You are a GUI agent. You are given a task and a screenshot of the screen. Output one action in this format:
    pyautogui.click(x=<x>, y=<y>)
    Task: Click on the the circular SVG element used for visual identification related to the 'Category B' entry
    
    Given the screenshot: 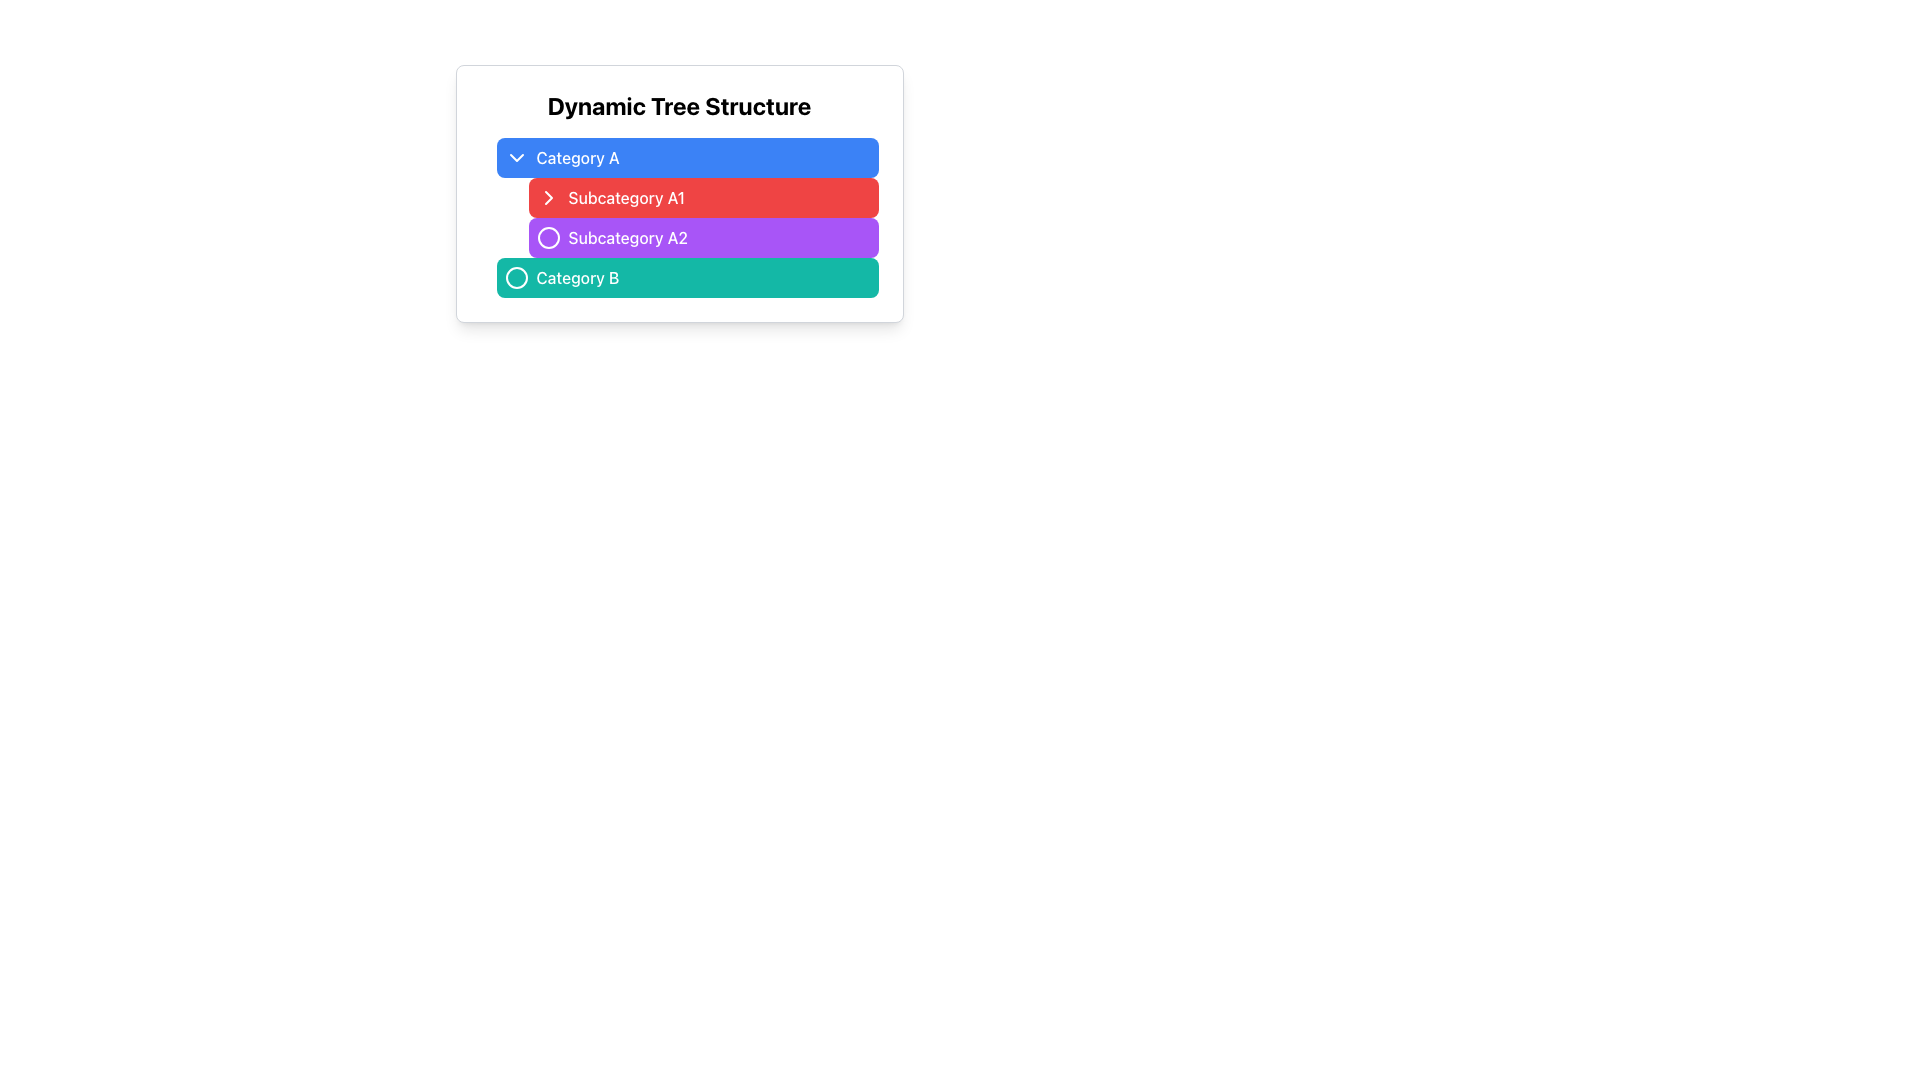 What is the action you would take?
    pyautogui.click(x=516, y=277)
    